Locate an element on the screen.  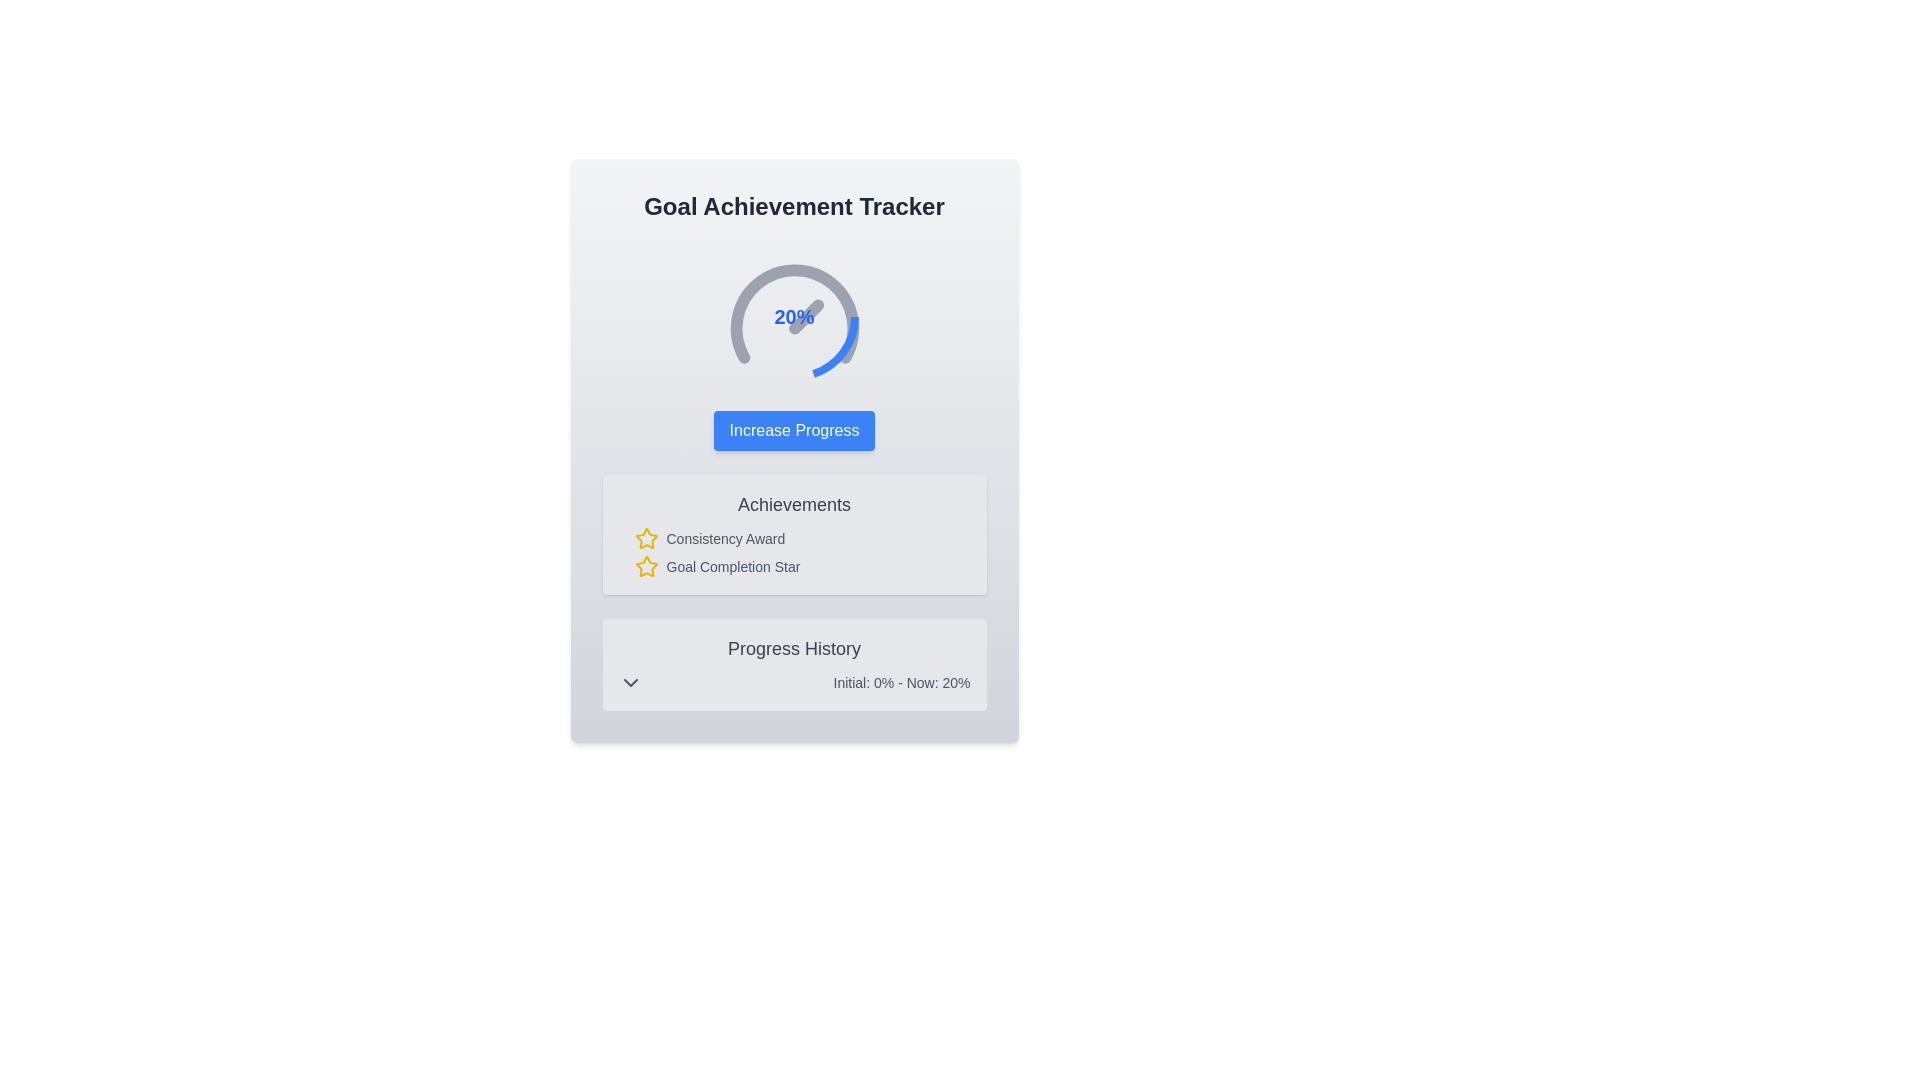
the 'Goal Completion Star' achievement icon located in the 'Achievements' section beneath the 'Consistency Award' icon is located at coordinates (646, 537).